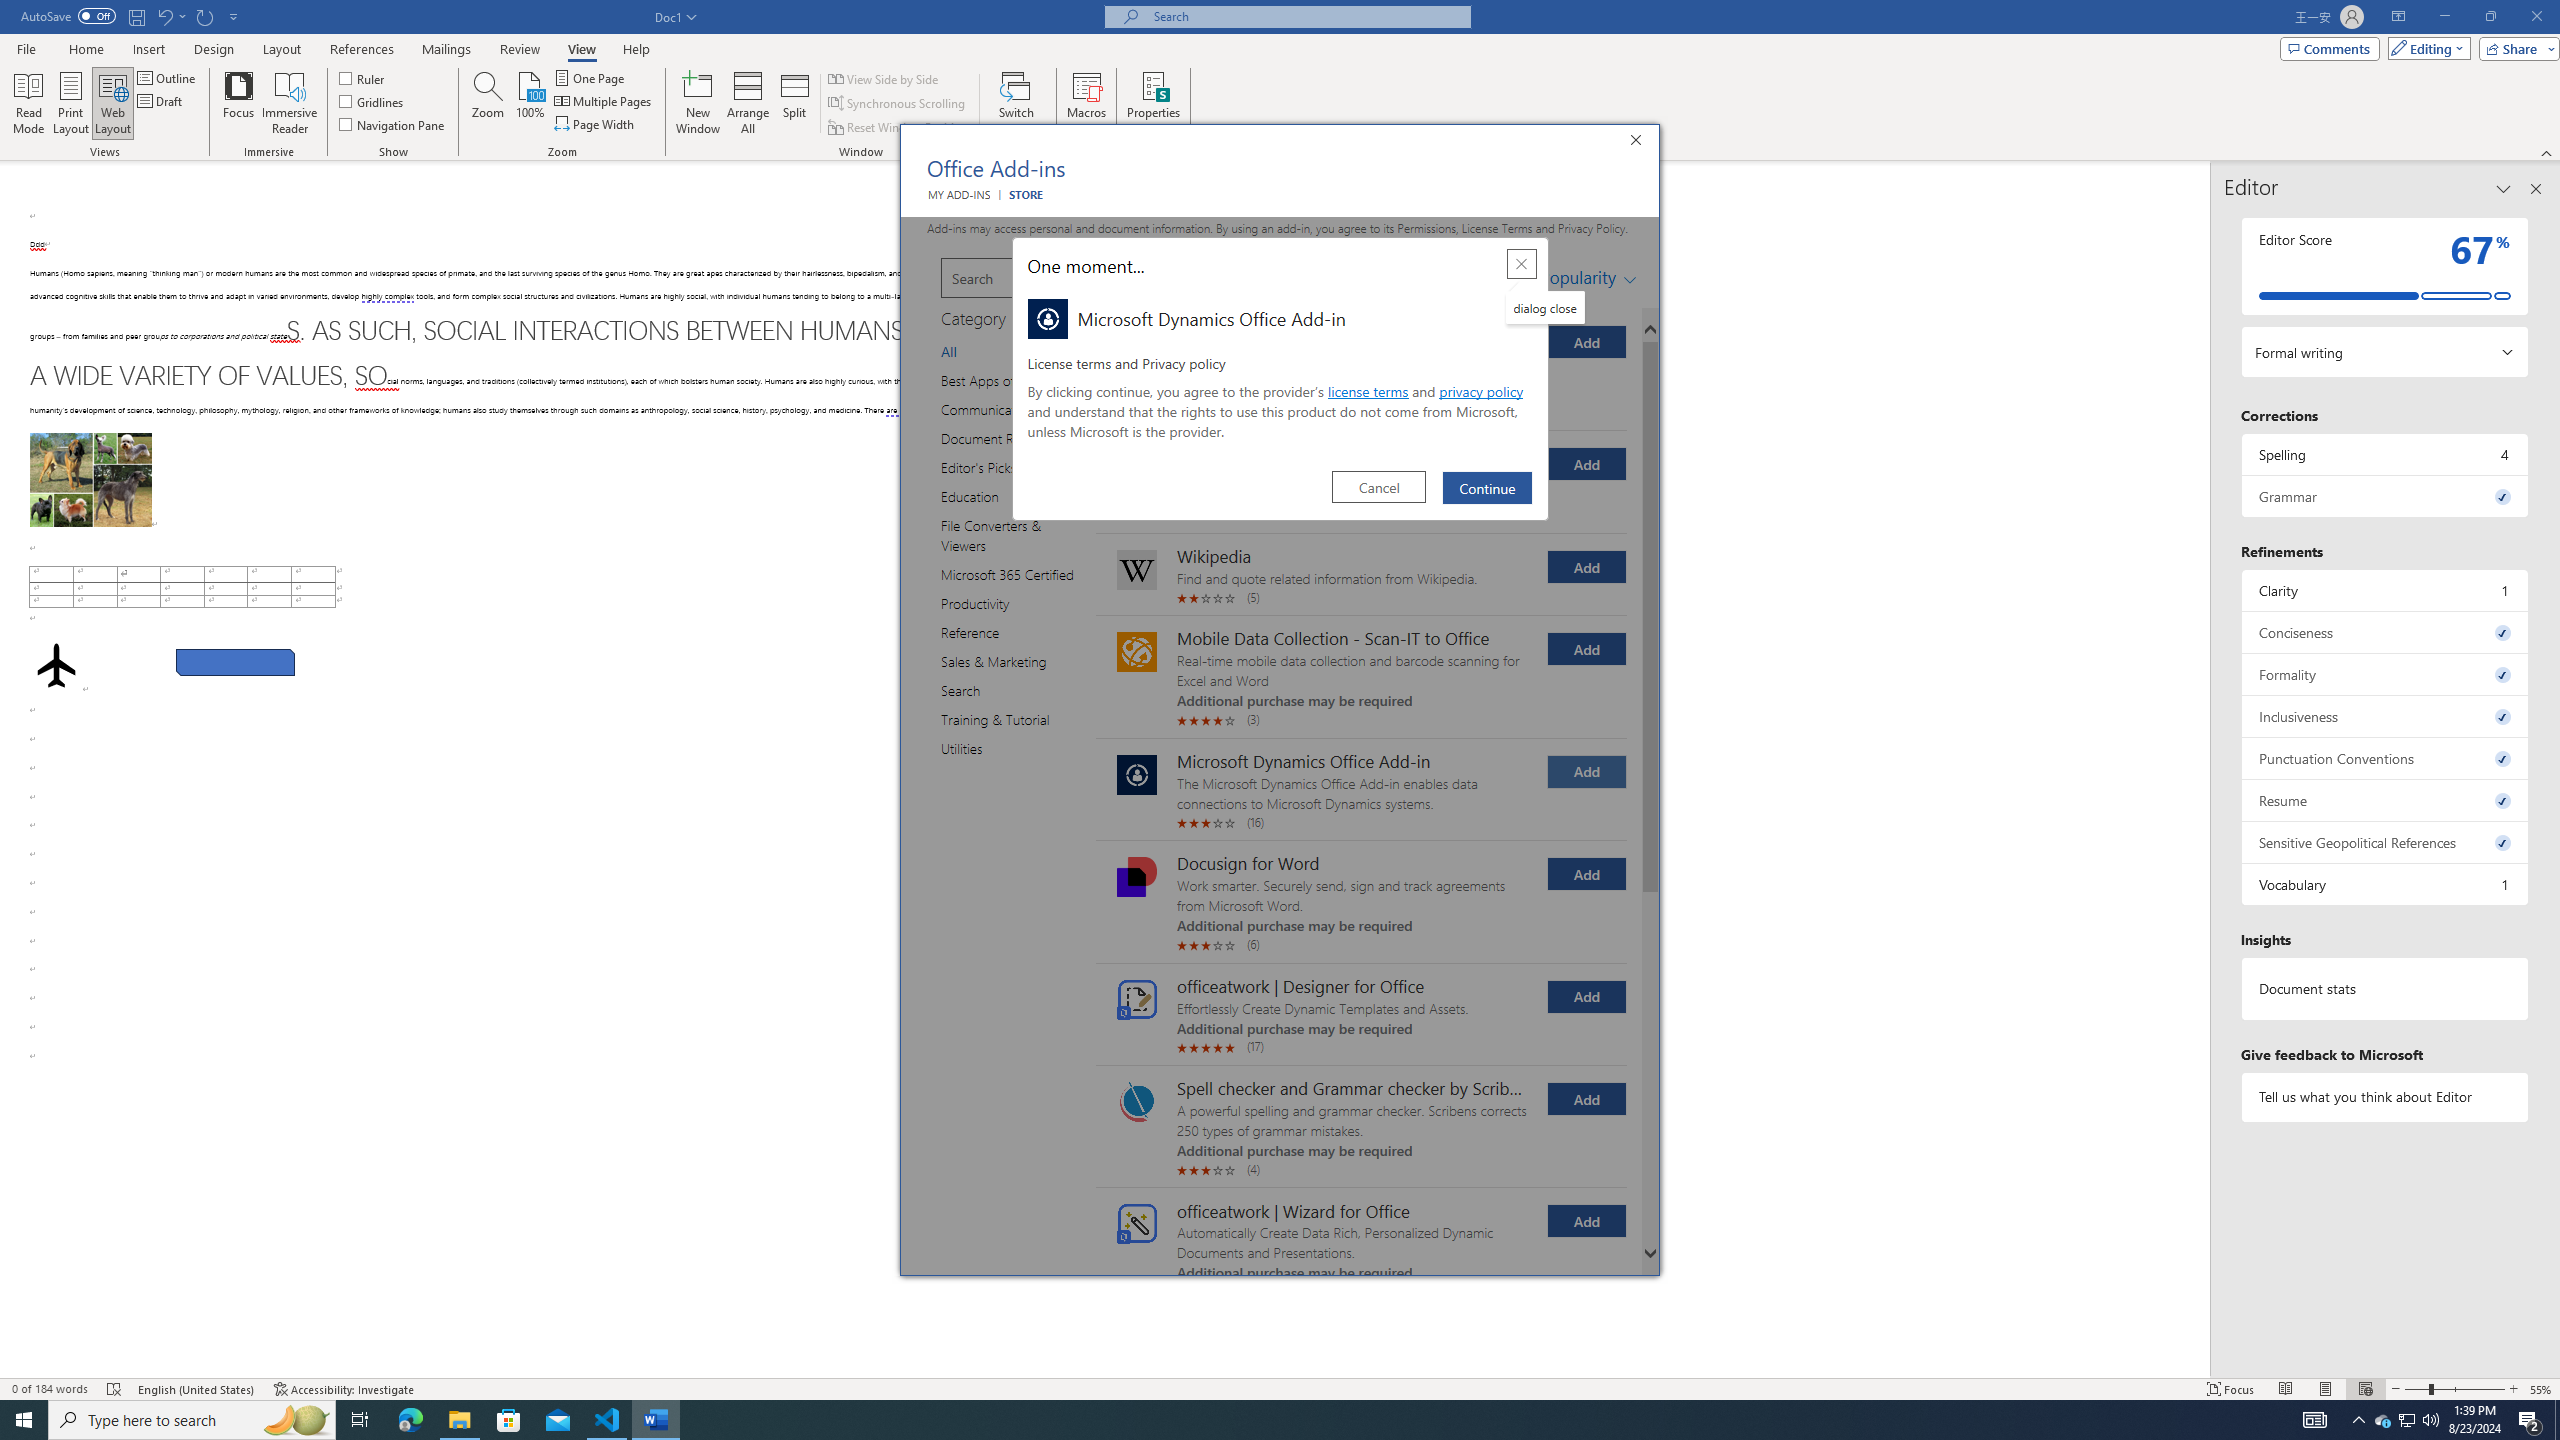  Describe the element at coordinates (2384, 495) in the screenshot. I see `'Grammar, 0 issues. Press space or enter to review items.'` at that location.